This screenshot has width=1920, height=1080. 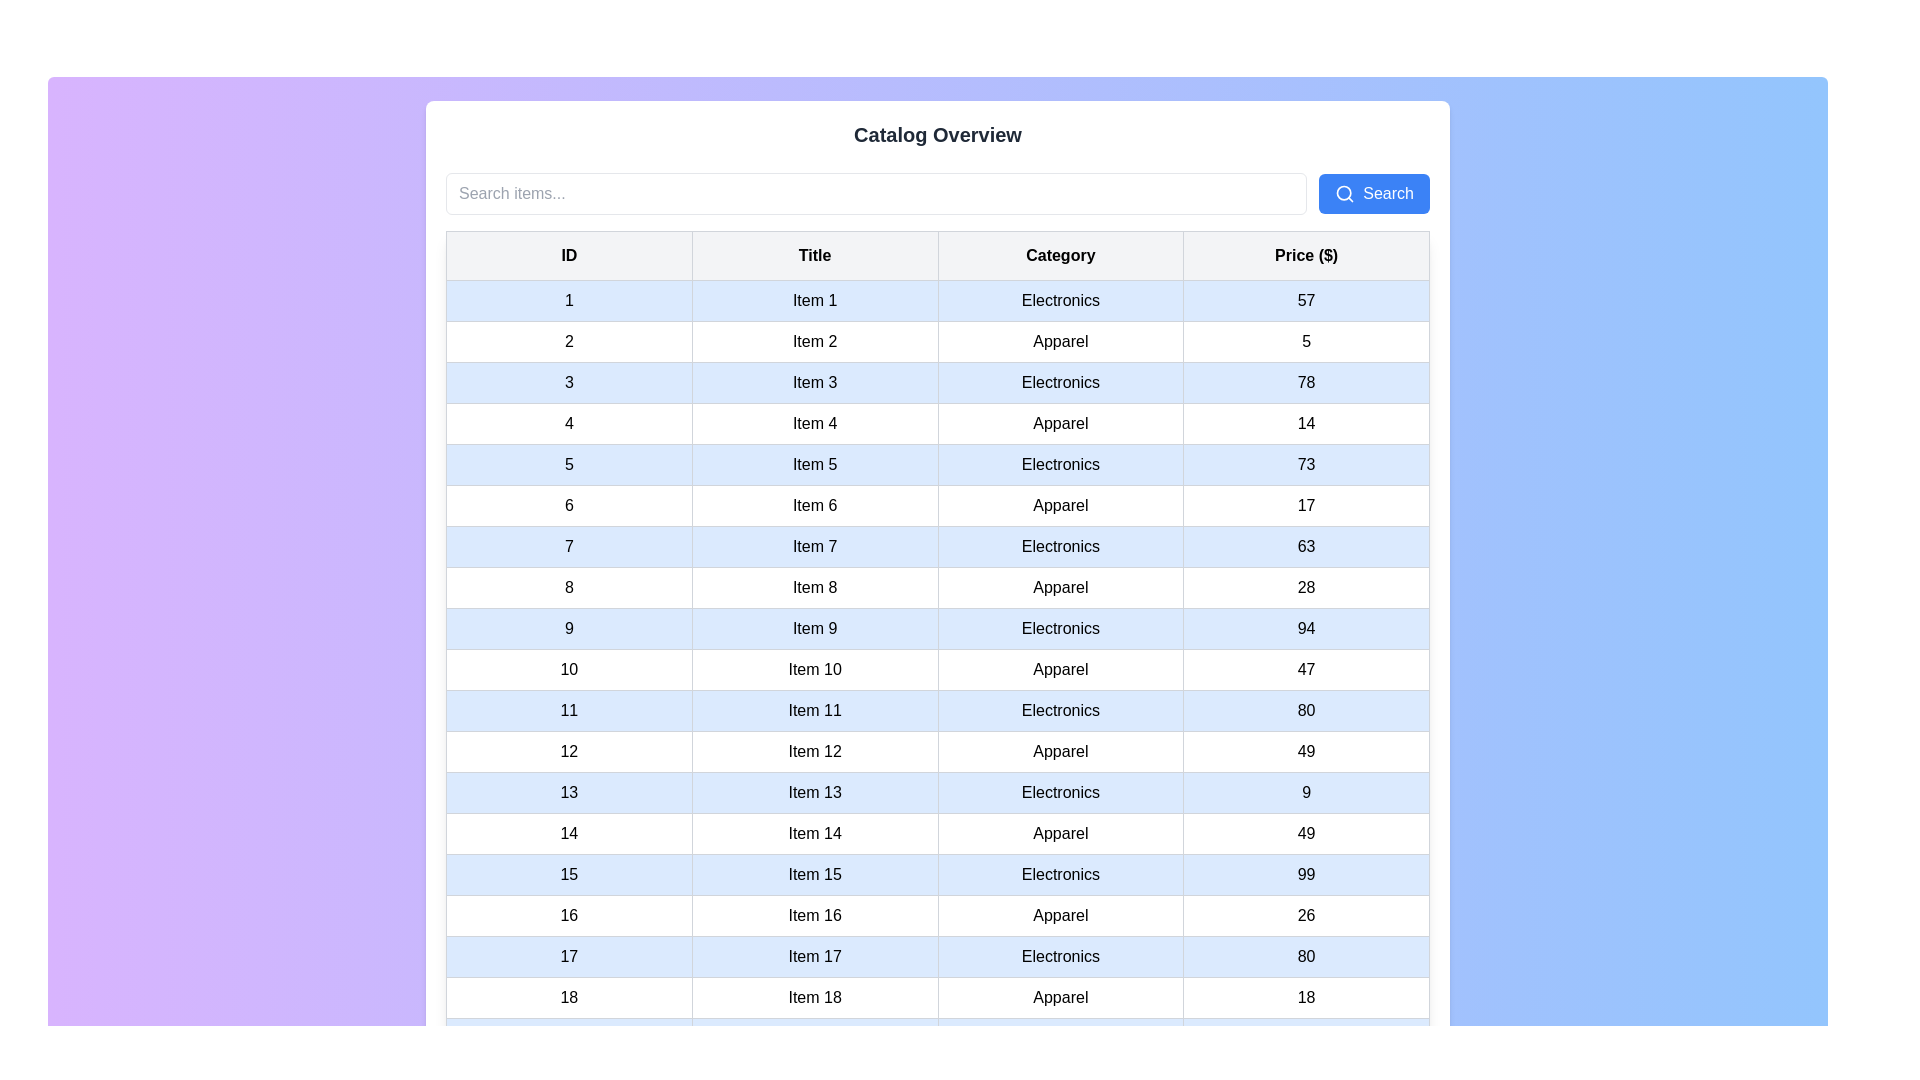 I want to click on the table cell displaying the title of the fifth item in the table, which is located in the second cell of the fifth row under the 'Title' column, so click(x=815, y=465).